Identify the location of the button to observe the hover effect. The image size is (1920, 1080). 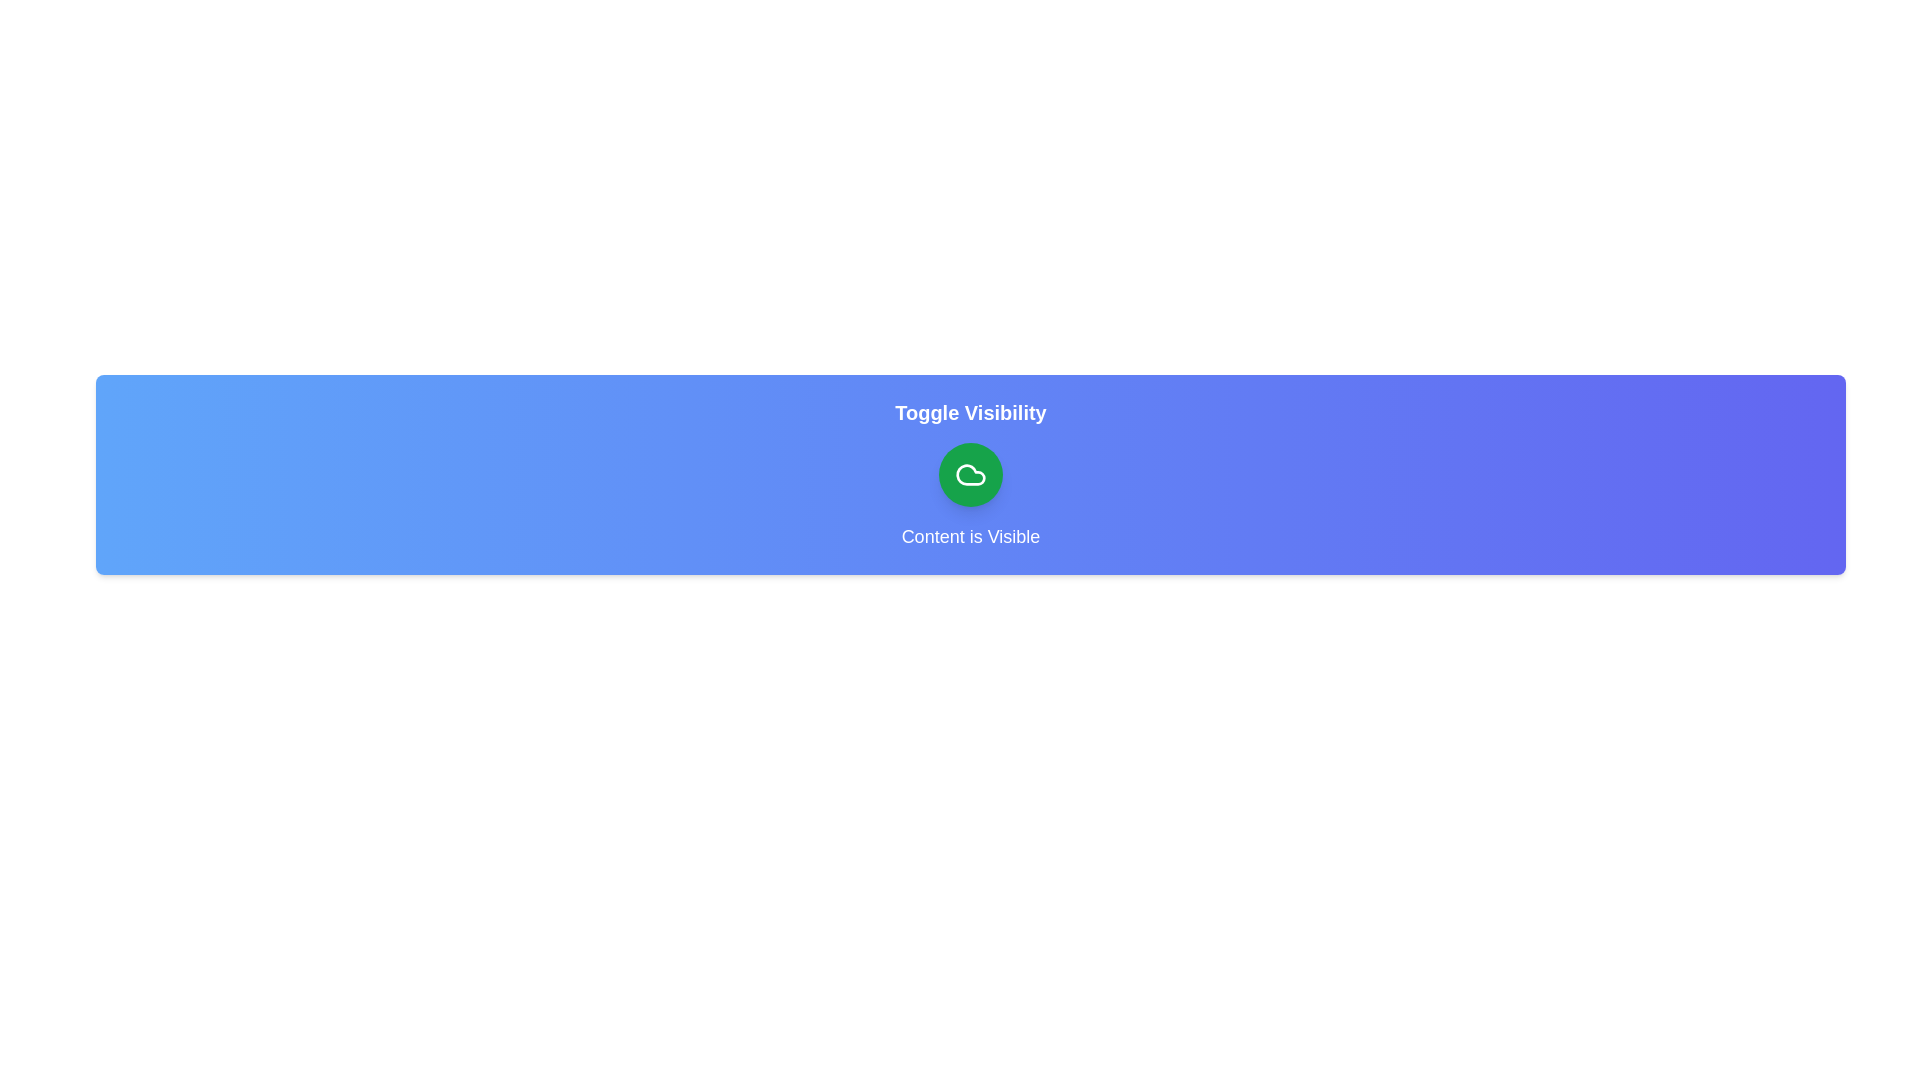
(970, 474).